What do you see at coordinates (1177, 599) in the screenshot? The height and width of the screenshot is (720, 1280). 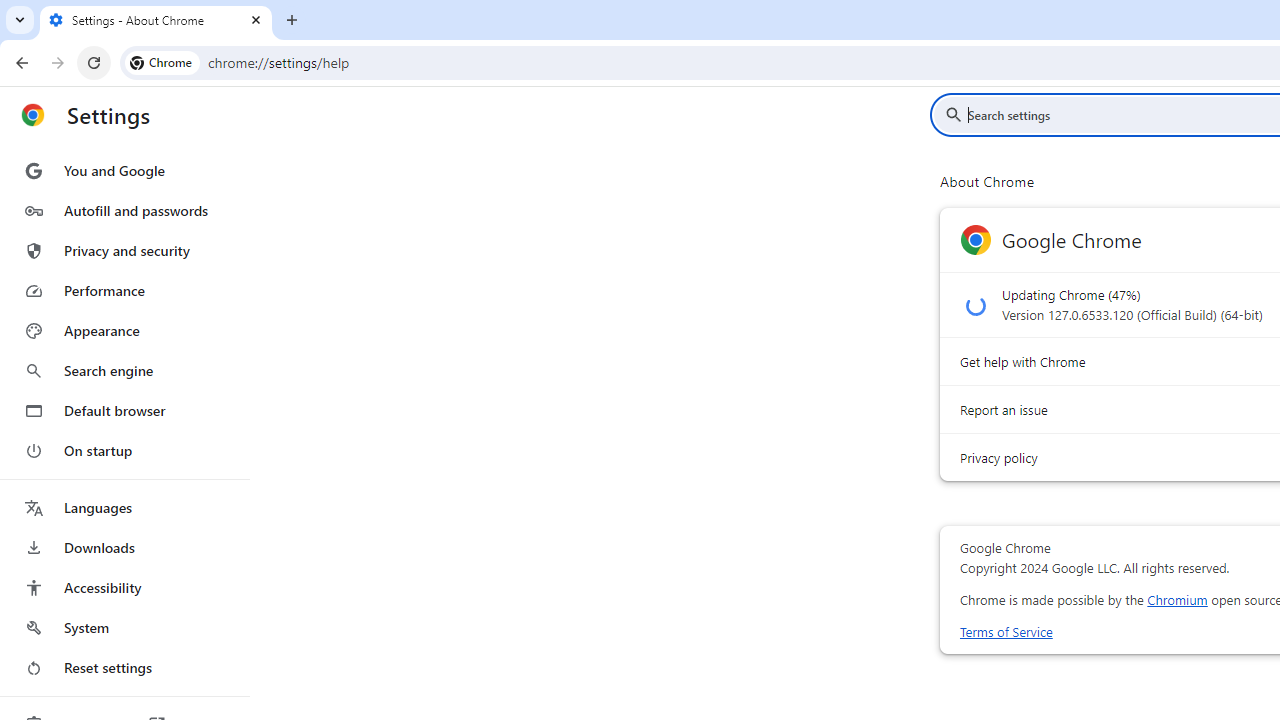 I see `'Chromium'` at bounding box center [1177, 599].